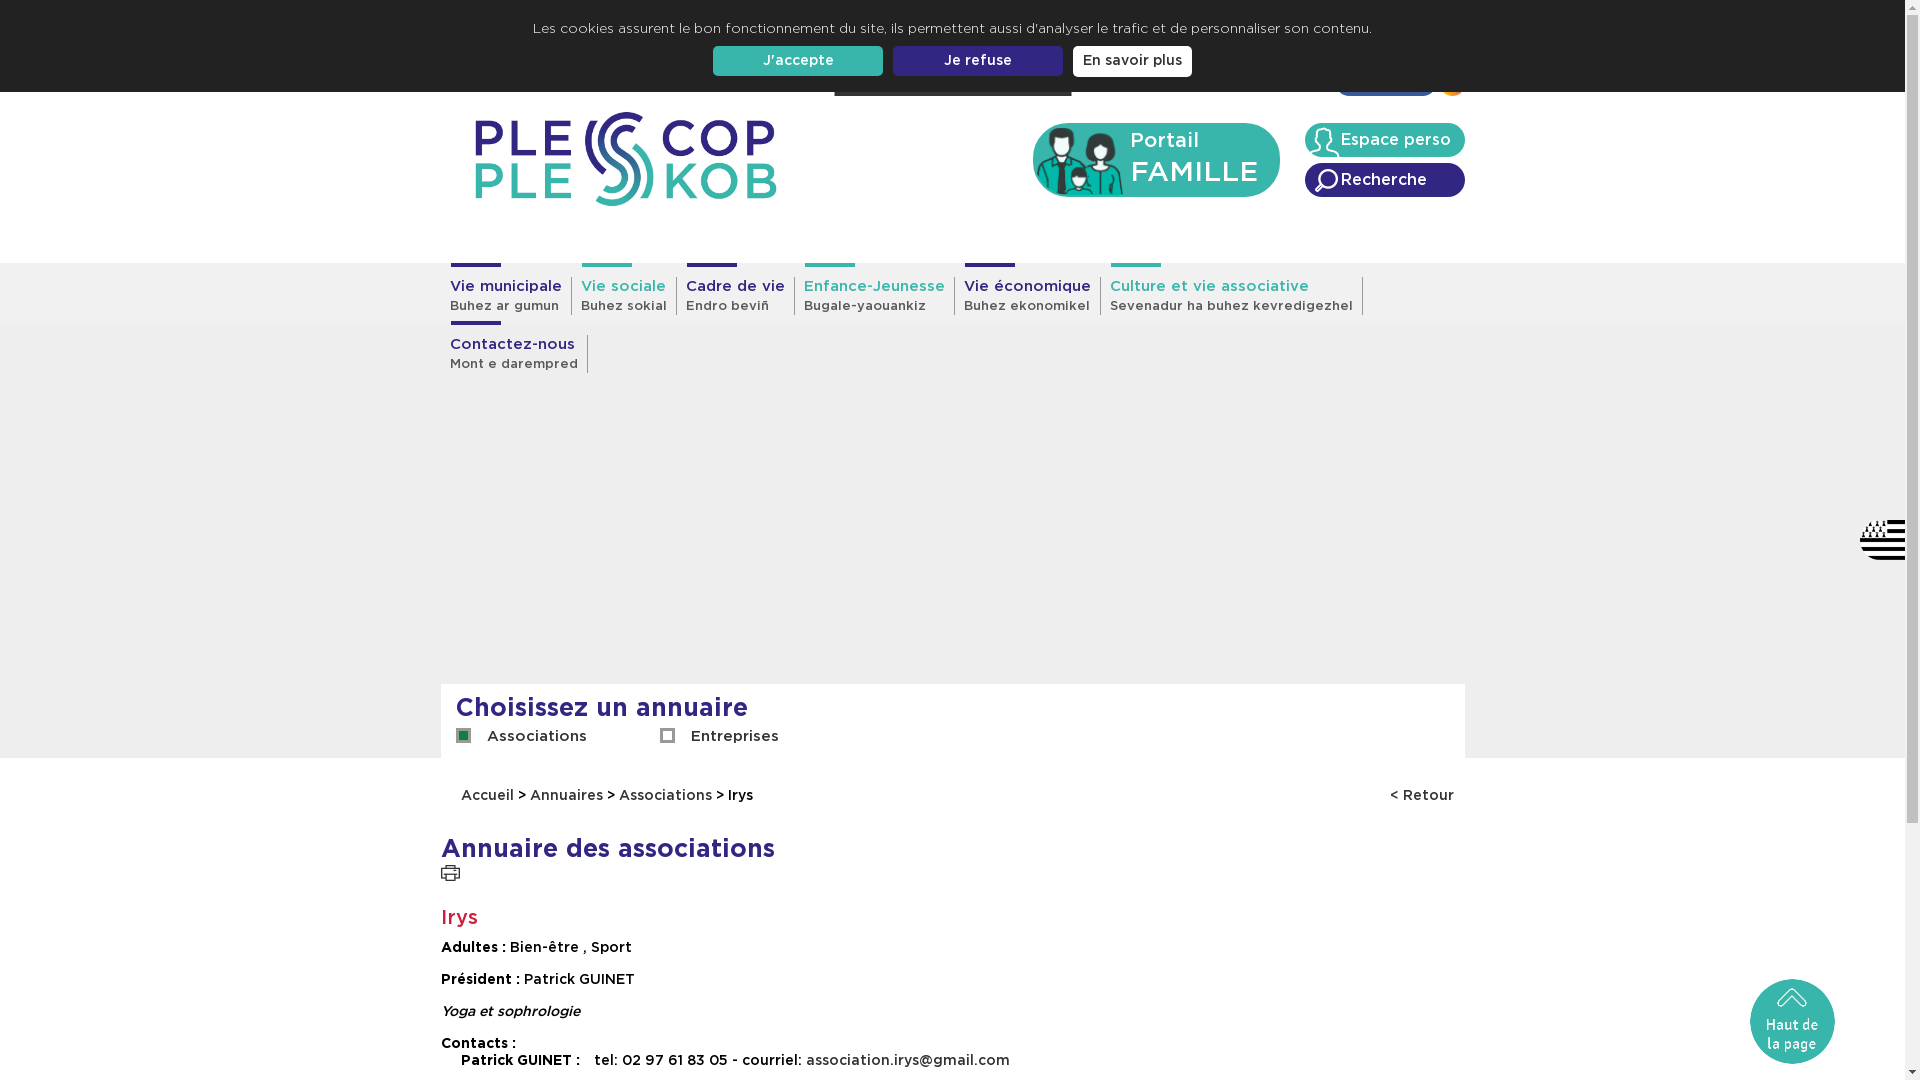 The image size is (1920, 1080). Describe the element at coordinates (1098, 296) in the screenshot. I see `'Culture et vie associative` at that location.